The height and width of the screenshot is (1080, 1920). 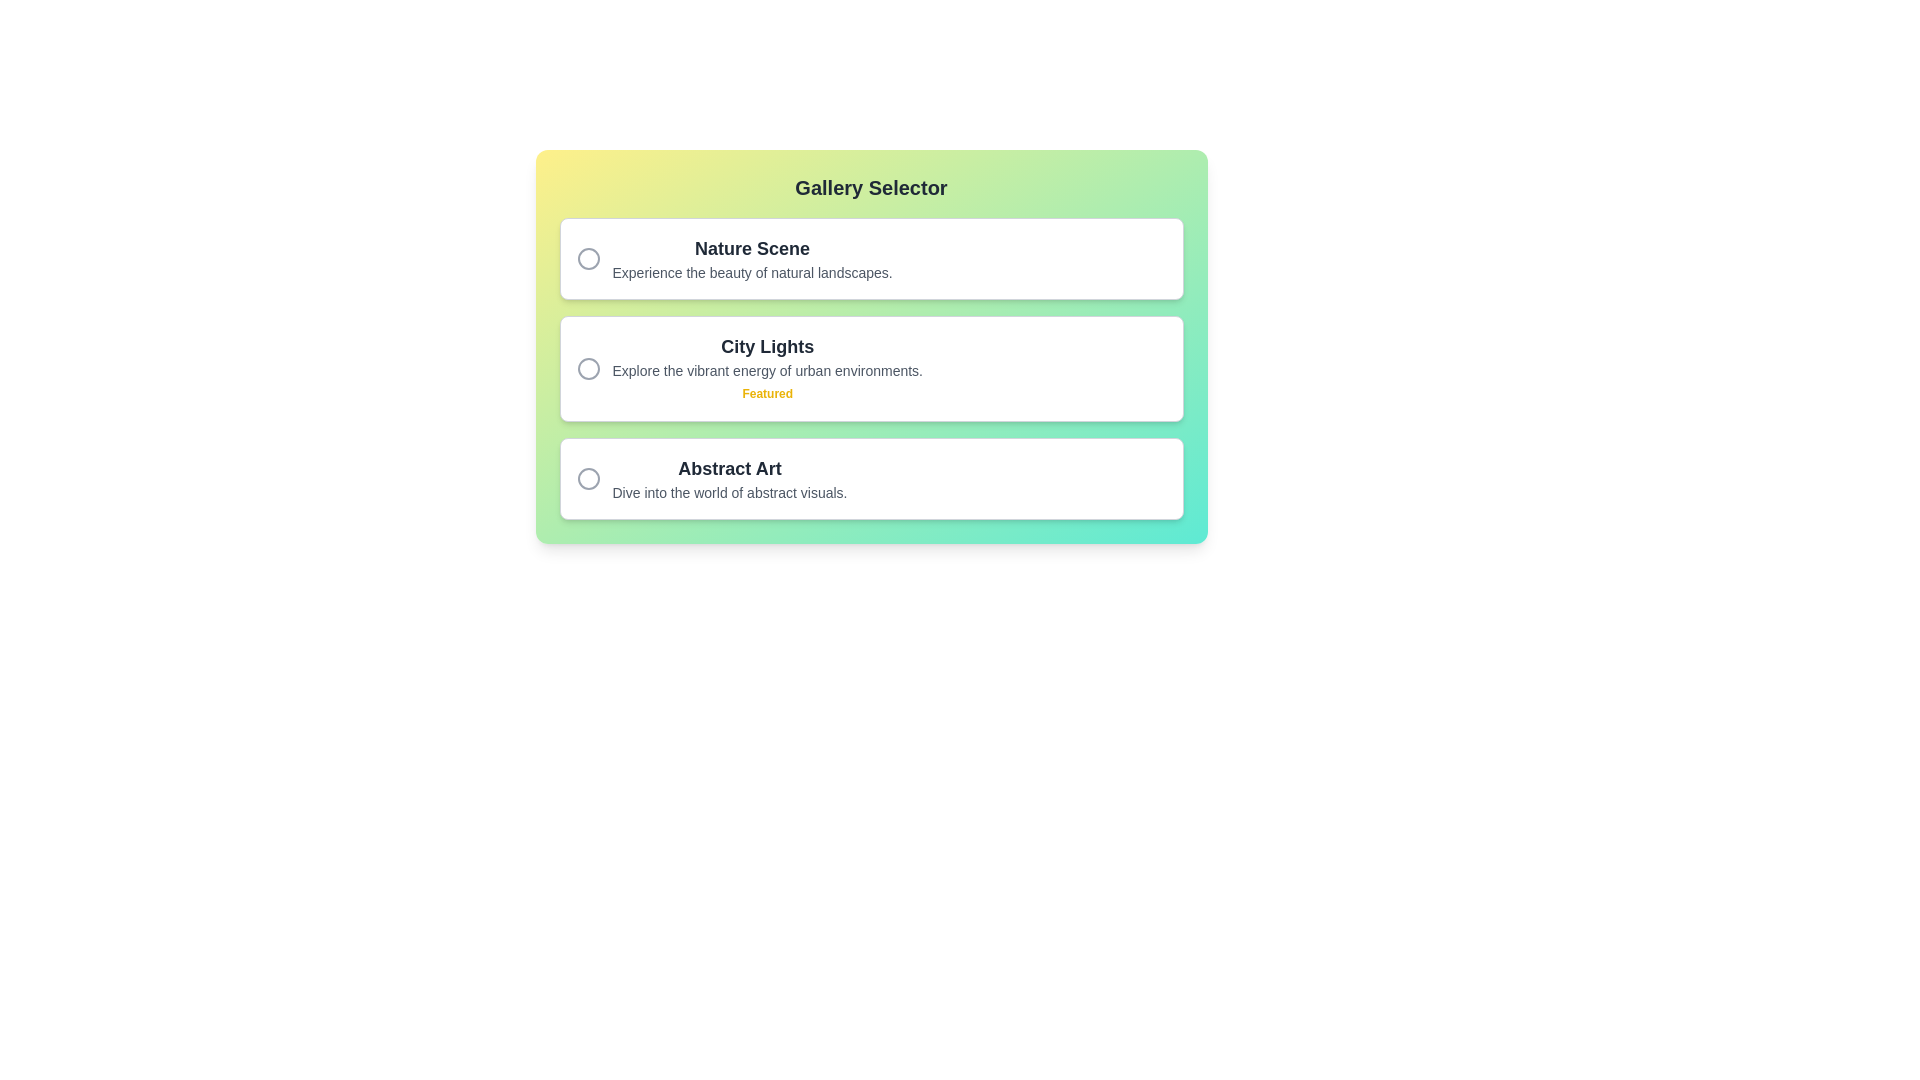 I want to click on the inner circular shape of the radio button for the 'Abstract Art' option in the 'Gallery Selector' menu, so click(x=587, y=478).